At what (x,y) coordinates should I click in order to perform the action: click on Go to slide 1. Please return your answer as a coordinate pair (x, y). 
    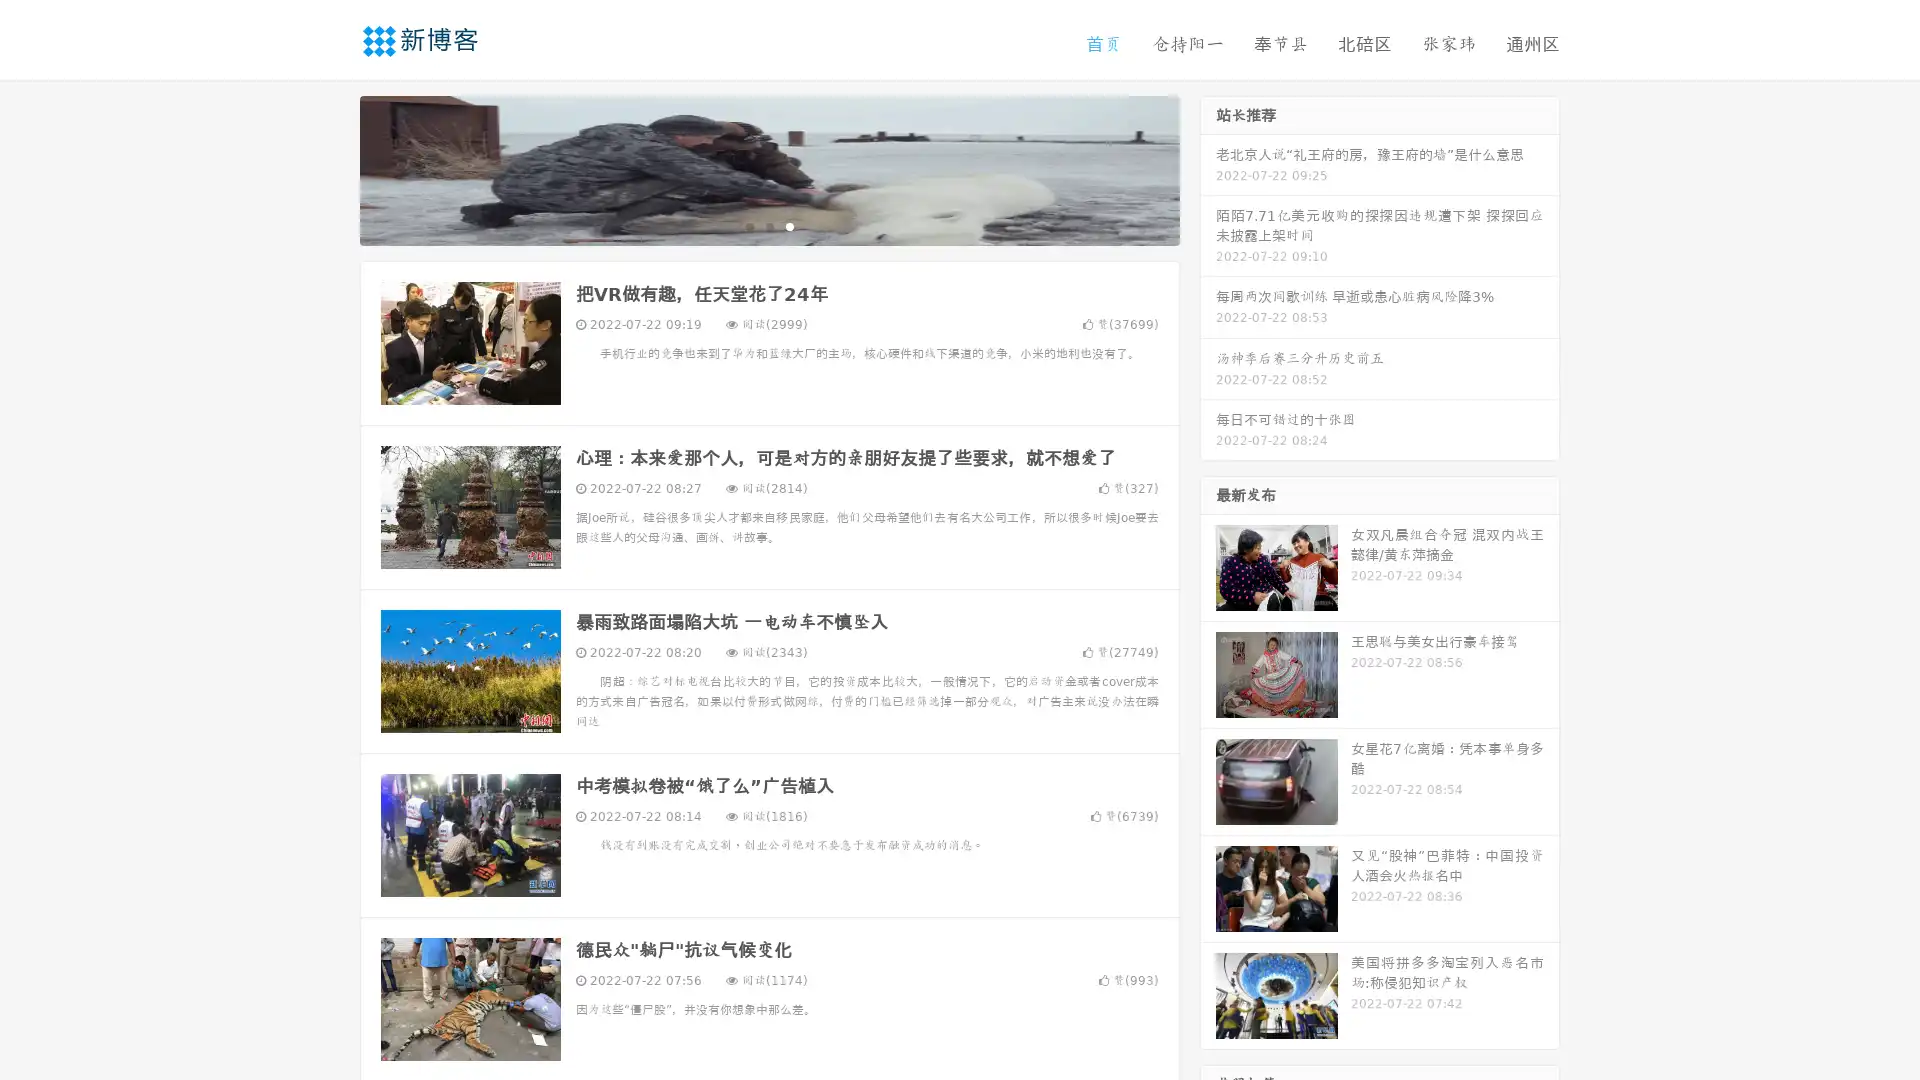
    Looking at the image, I should click on (748, 225).